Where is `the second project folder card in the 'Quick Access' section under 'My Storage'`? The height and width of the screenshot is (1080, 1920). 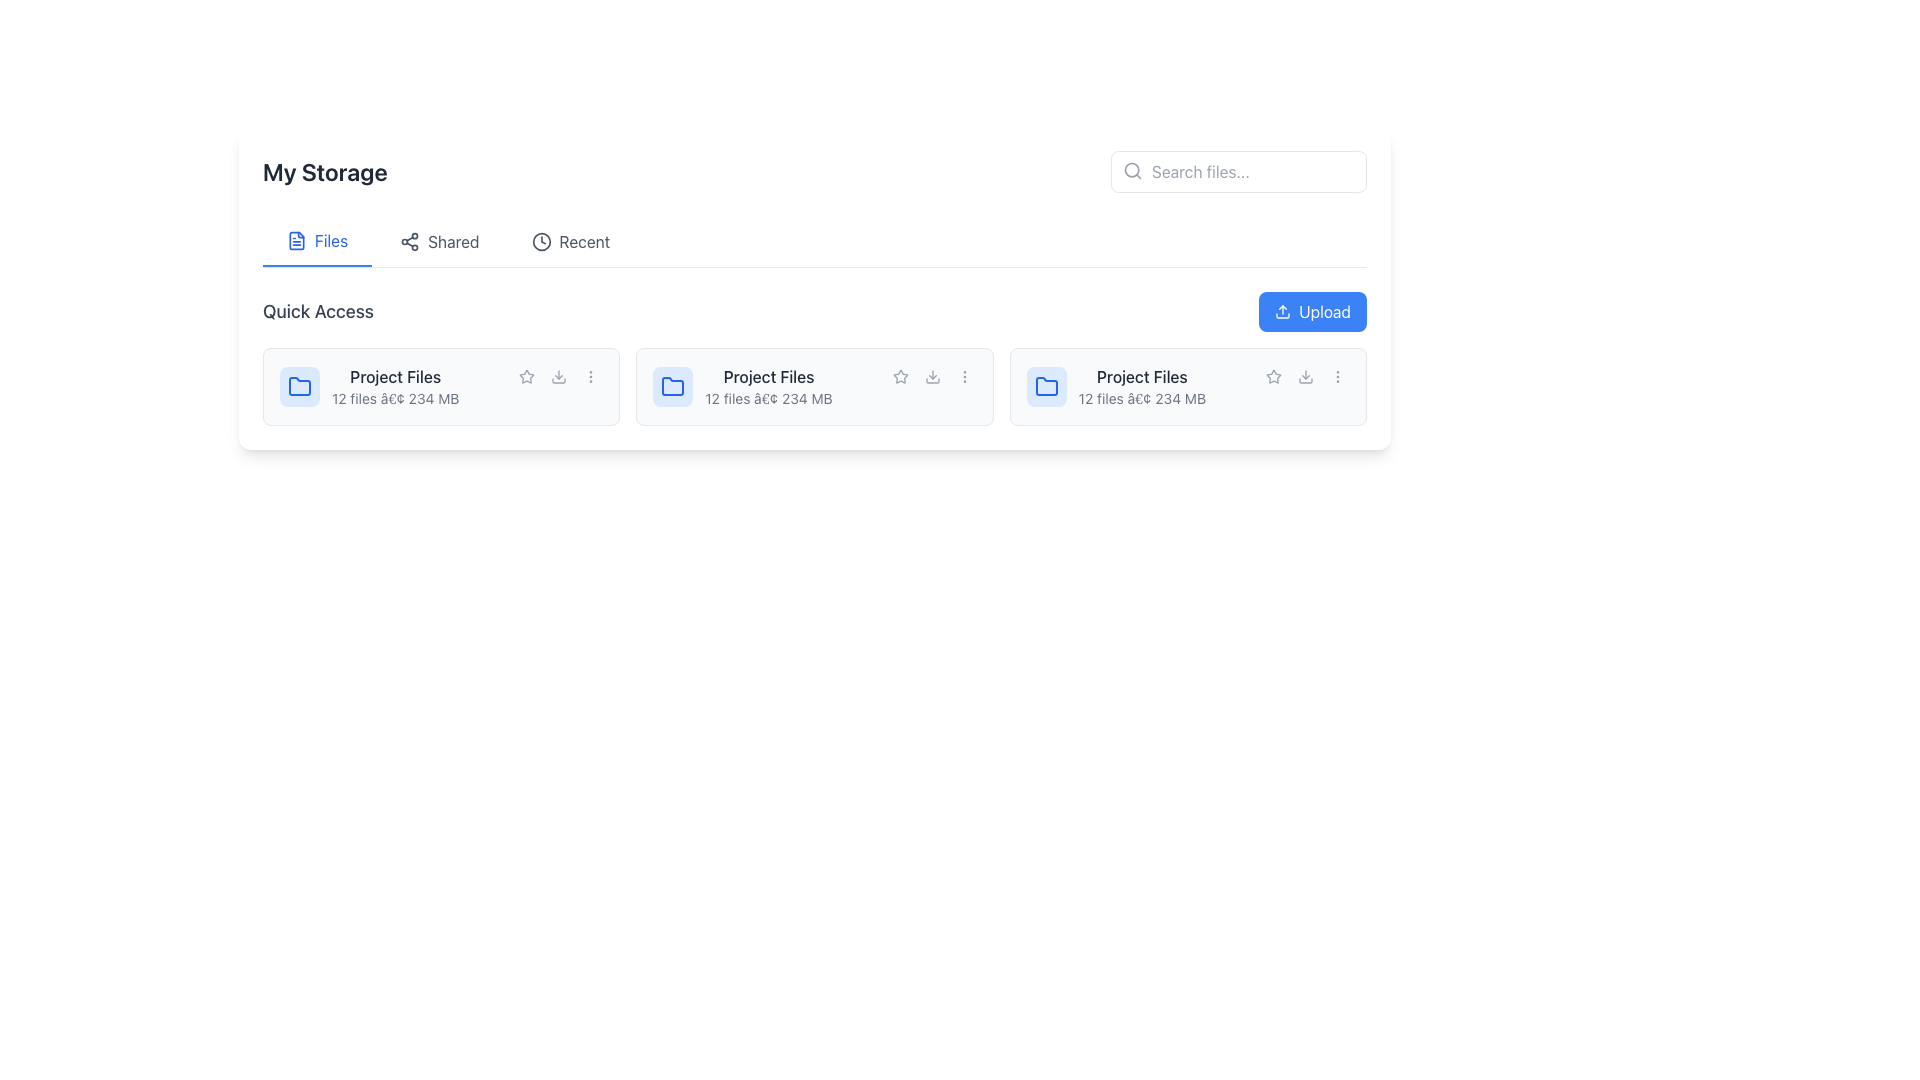
the second project folder card in the 'Quick Access' section under 'My Storage' is located at coordinates (815, 386).